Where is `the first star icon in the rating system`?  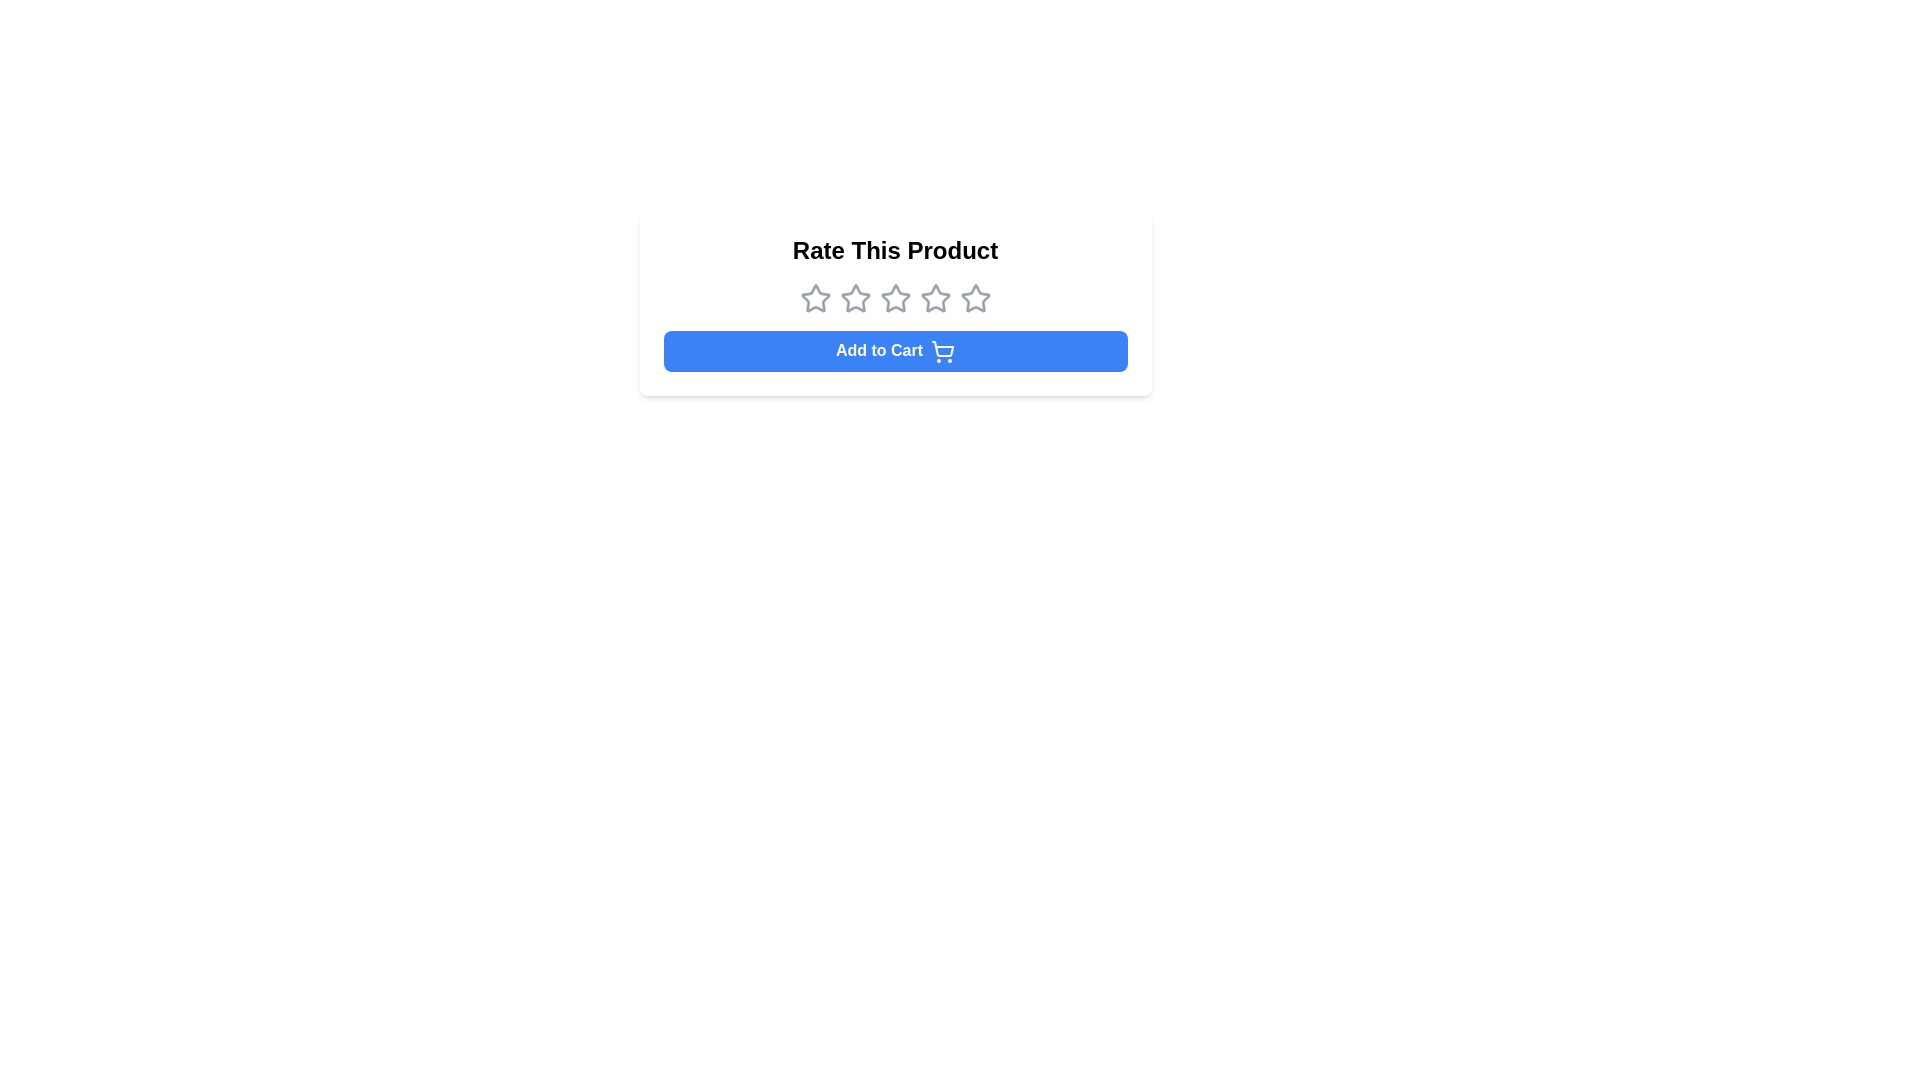 the first star icon in the rating system is located at coordinates (815, 298).